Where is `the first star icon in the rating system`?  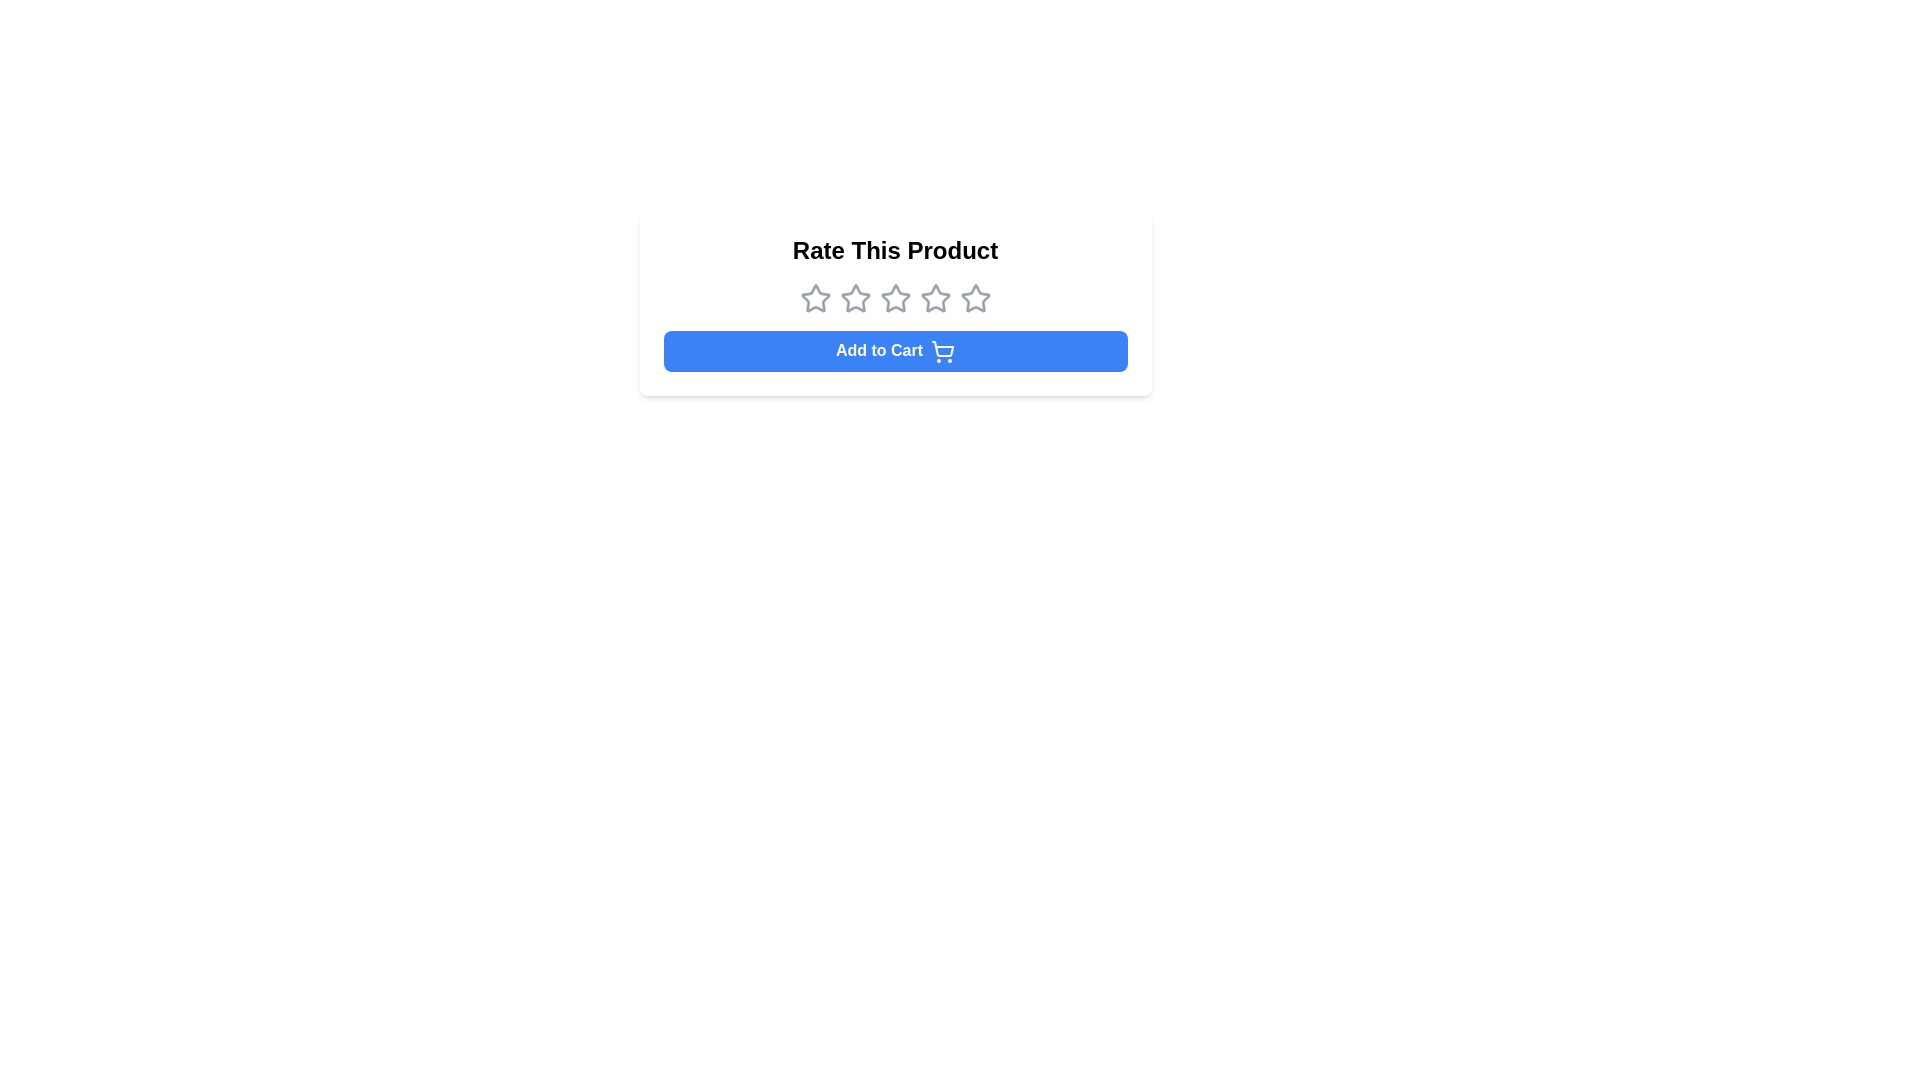 the first star icon in the rating system is located at coordinates (815, 298).